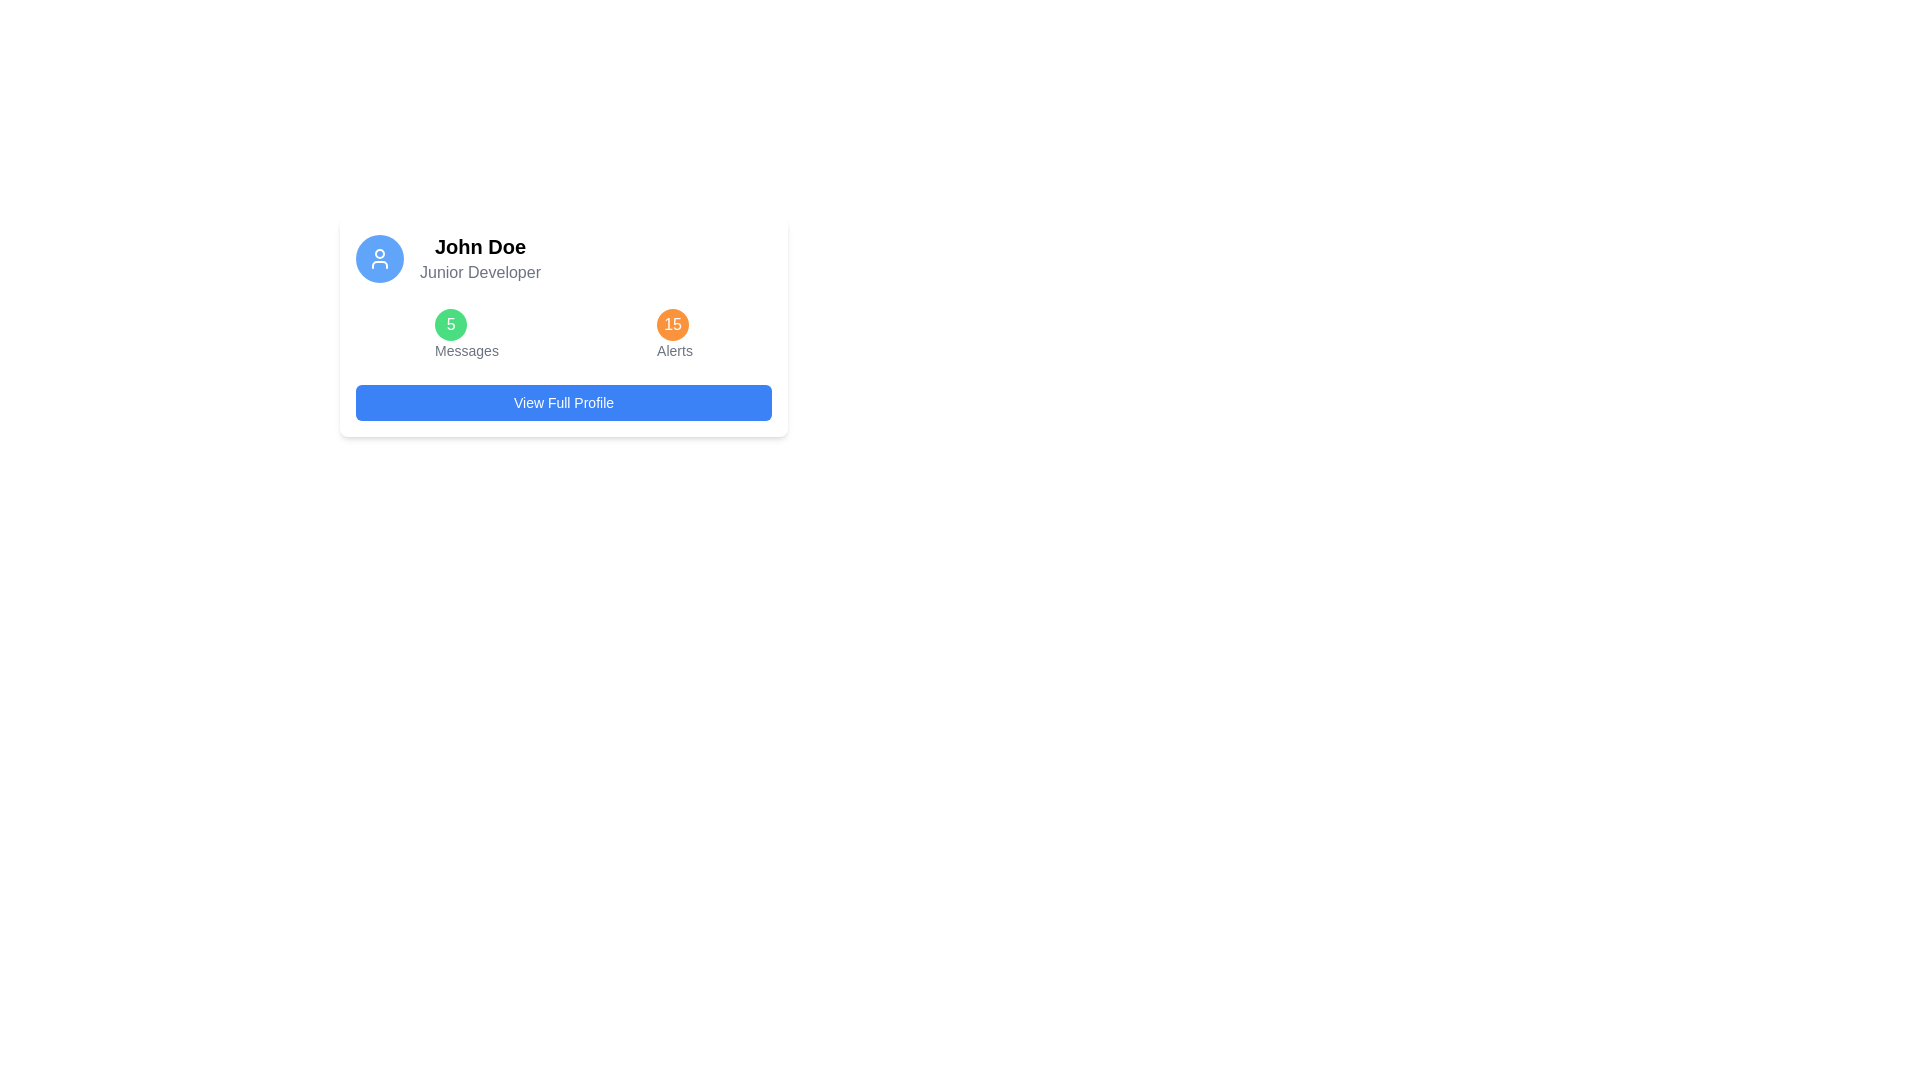  I want to click on the informational badge displaying '5 Messages', so click(465, 334).